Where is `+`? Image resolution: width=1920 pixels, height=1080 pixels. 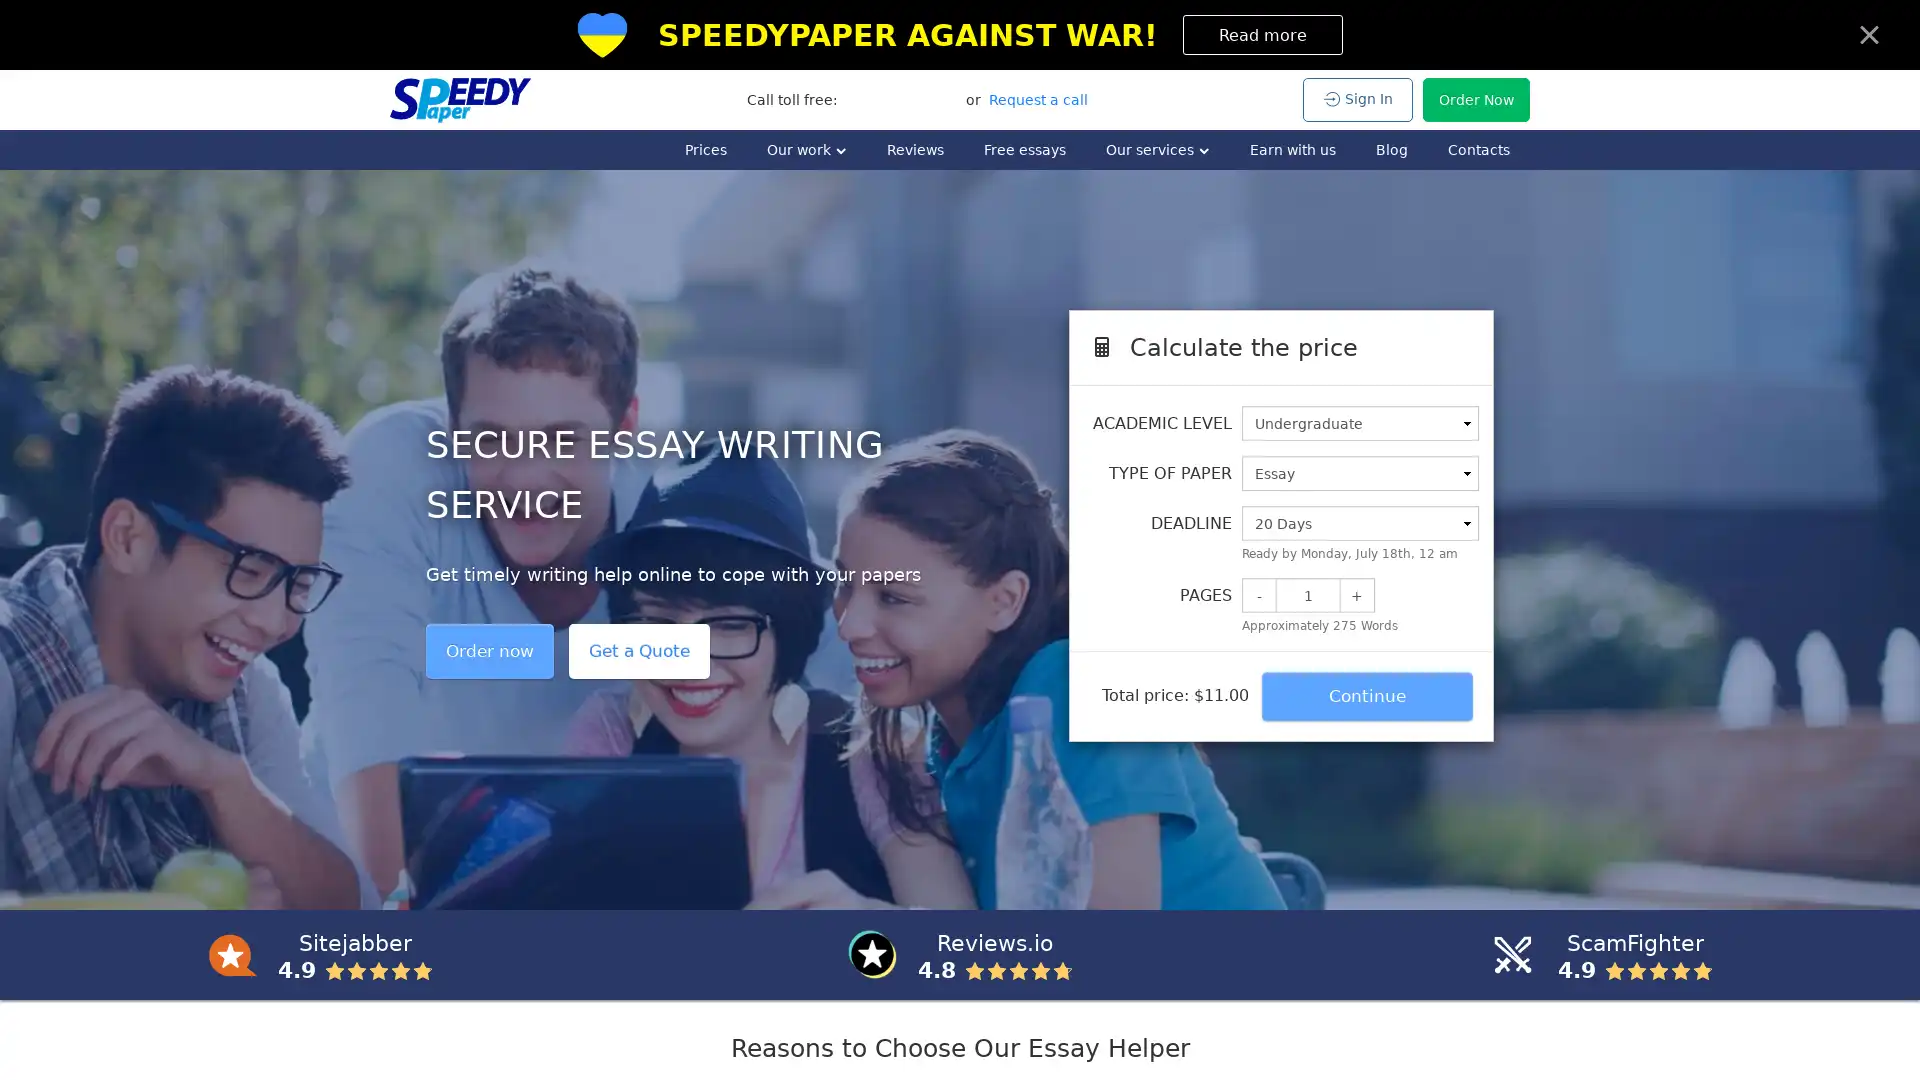 + is located at coordinates (1356, 594).